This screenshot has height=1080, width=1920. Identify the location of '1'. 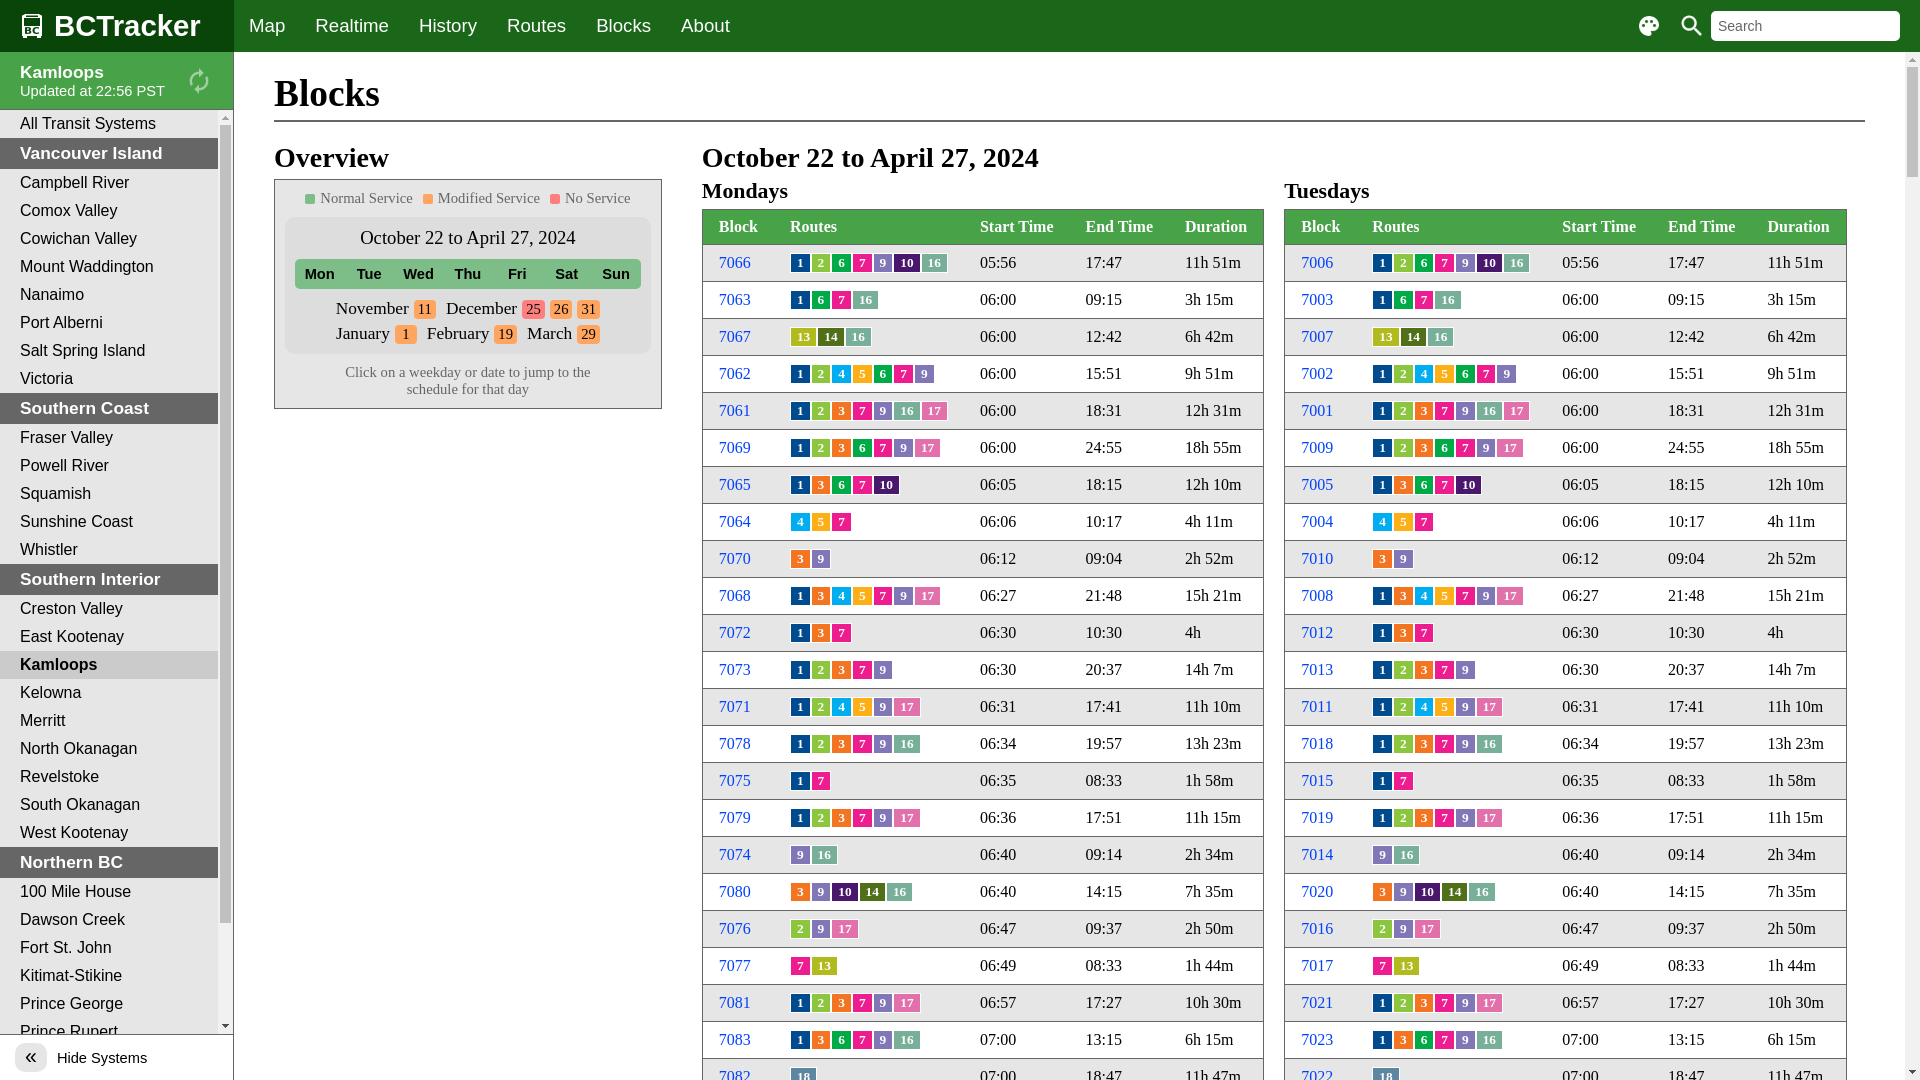
(800, 1039).